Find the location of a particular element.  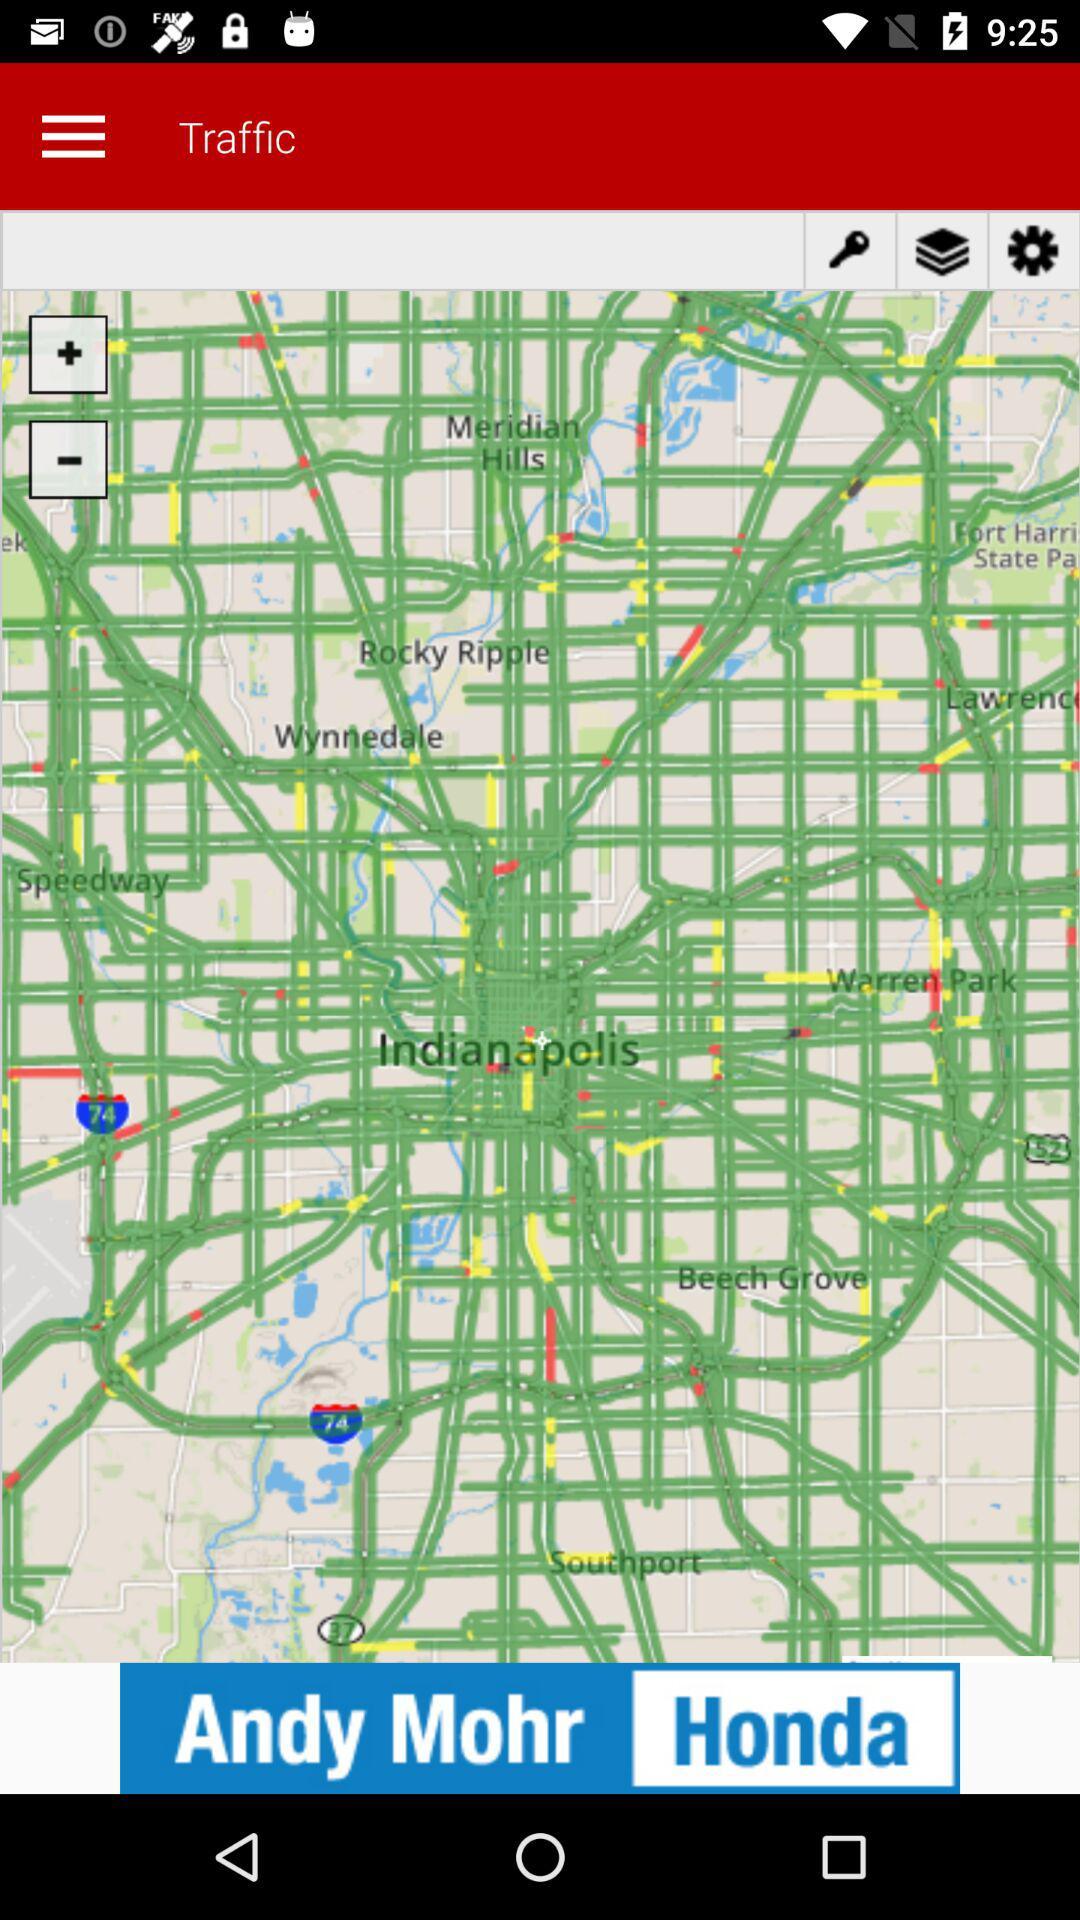

menu is located at coordinates (72, 135).